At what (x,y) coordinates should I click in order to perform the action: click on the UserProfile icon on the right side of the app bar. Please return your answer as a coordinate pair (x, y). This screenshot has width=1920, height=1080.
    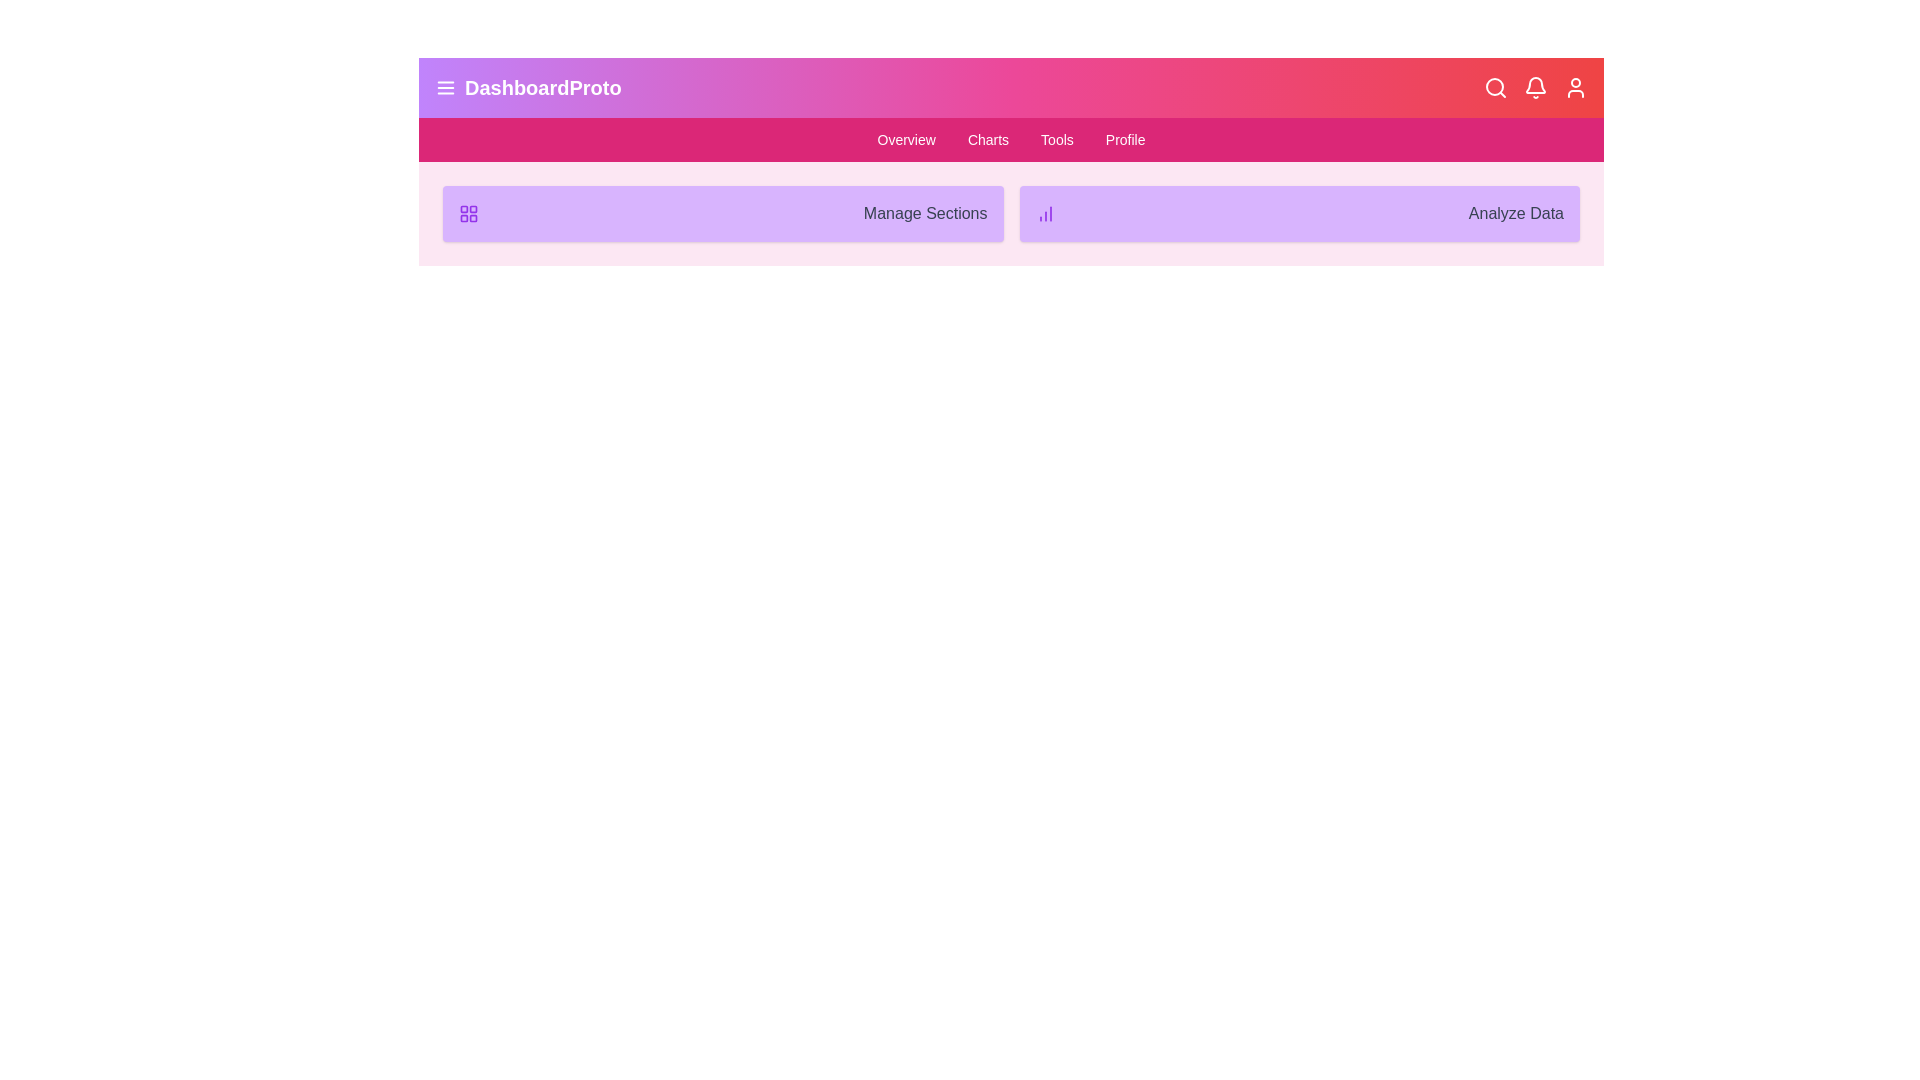
    Looking at the image, I should click on (1574, 87).